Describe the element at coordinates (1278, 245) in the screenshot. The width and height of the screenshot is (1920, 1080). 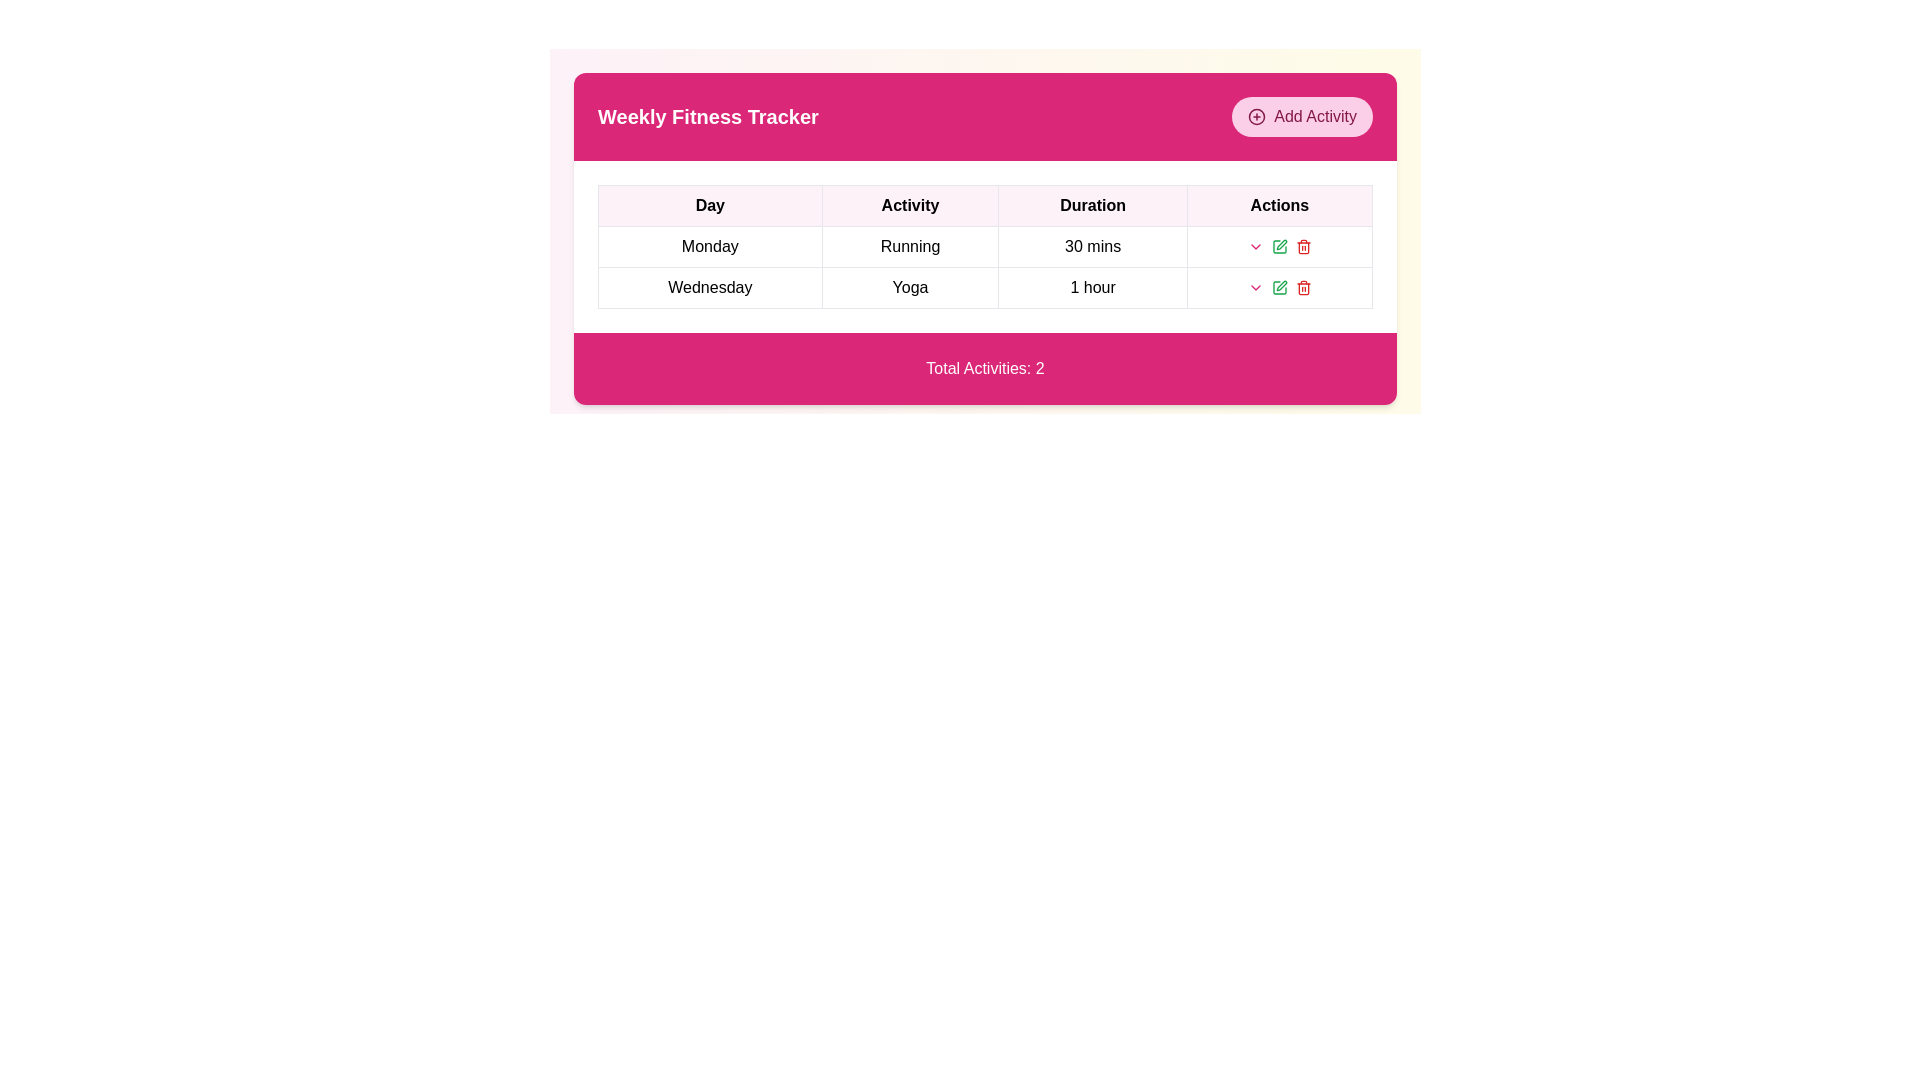
I see `the interactive icon in the table cell of the first row and fourth column, which corresponds to the 'Running' activity scheduled for 'Monday'` at that location.